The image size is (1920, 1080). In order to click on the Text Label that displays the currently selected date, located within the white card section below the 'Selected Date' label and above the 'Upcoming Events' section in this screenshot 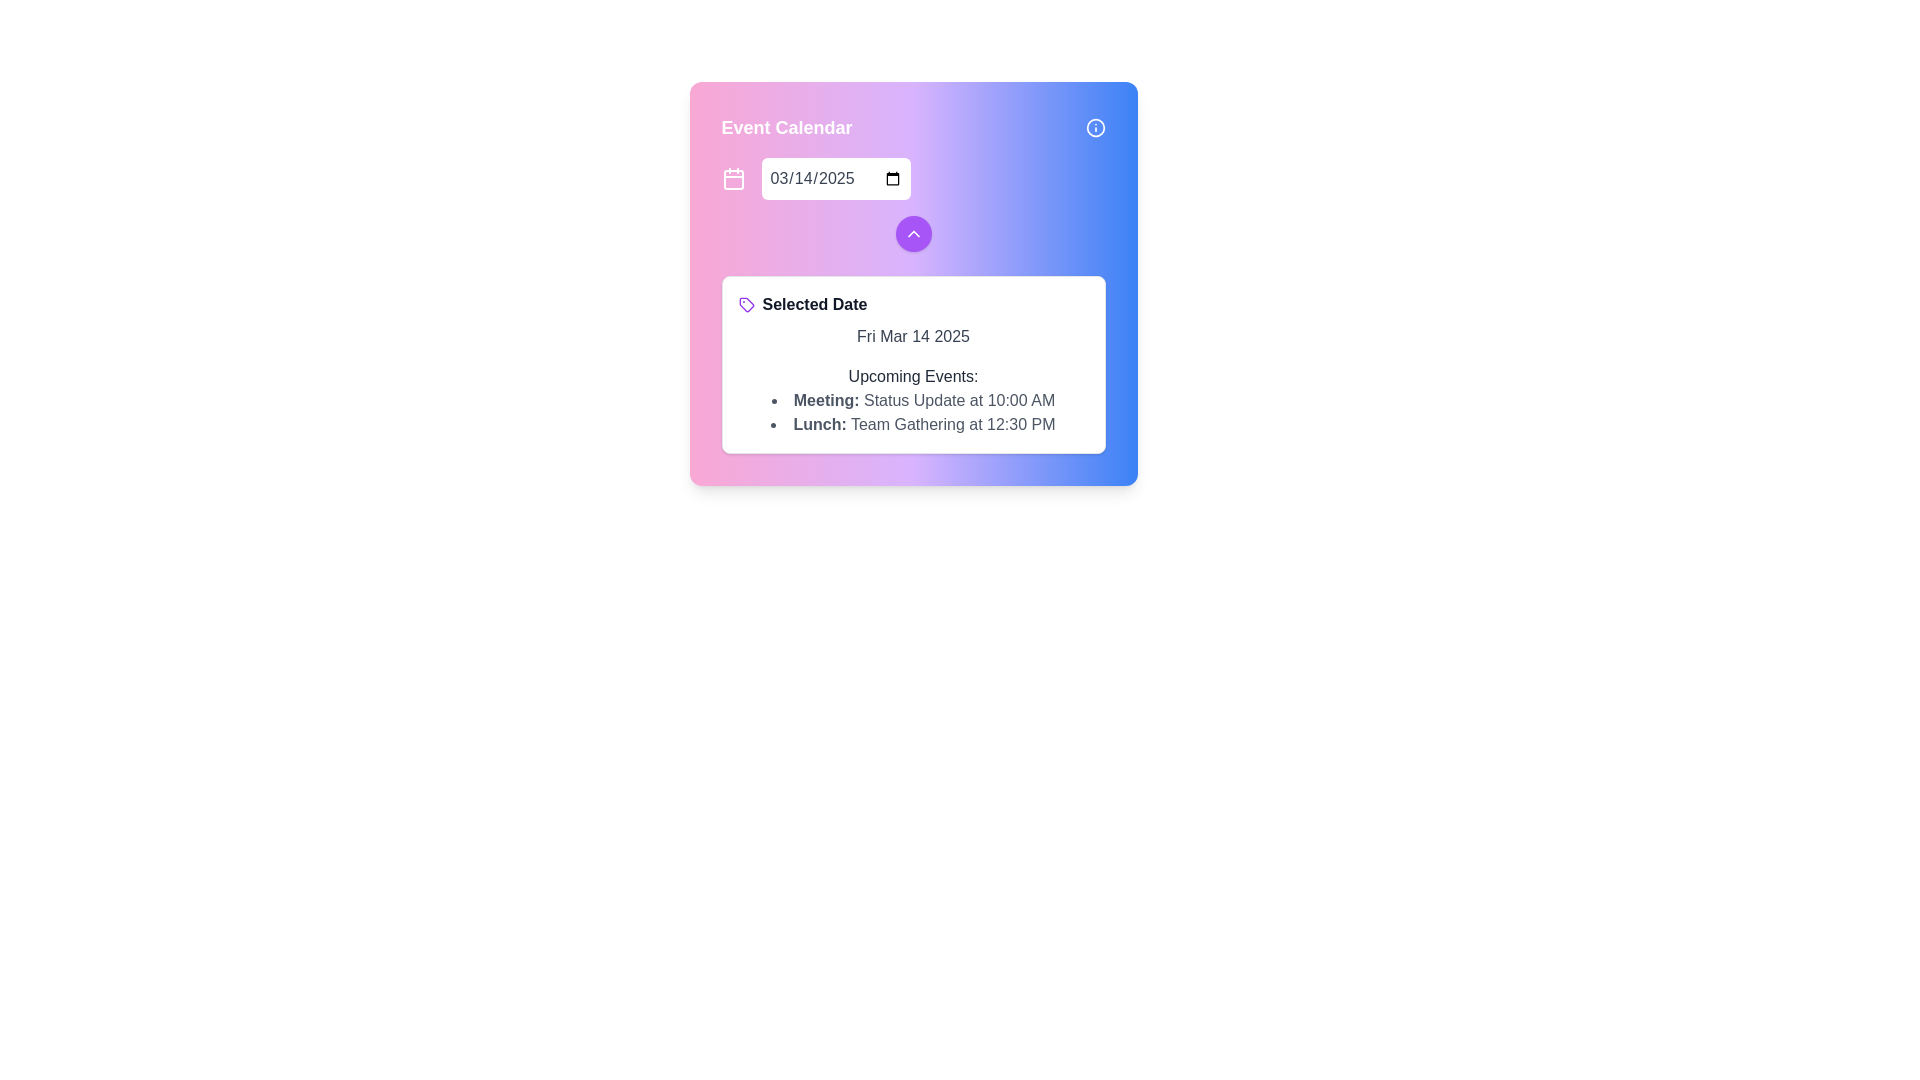, I will do `click(912, 335)`.